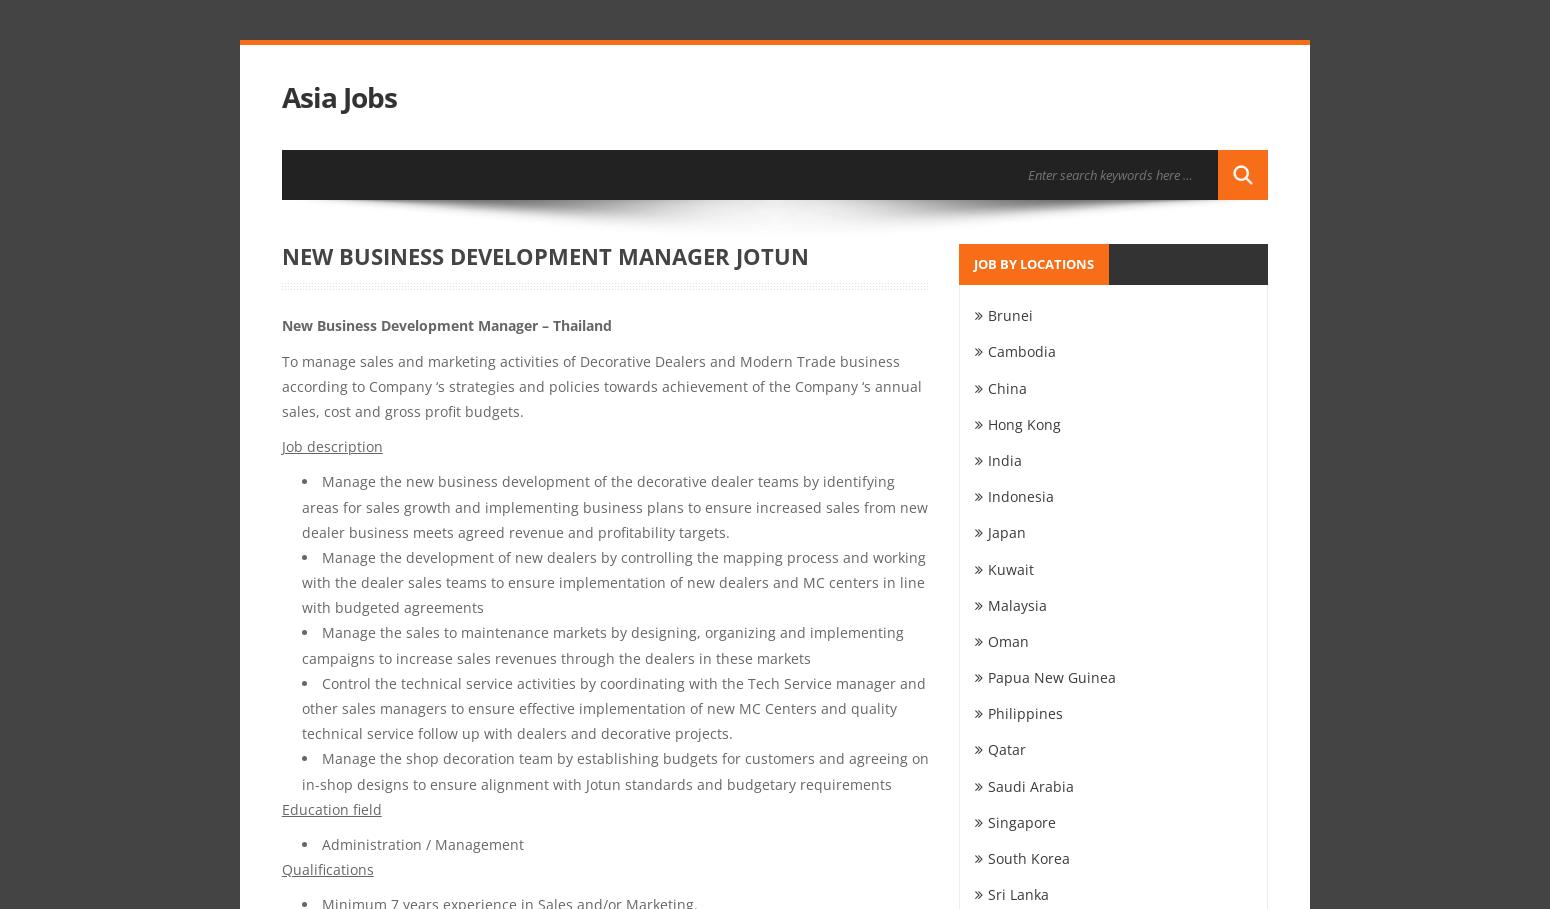 The width and height of the screenshot is (1550, 909). I want to click on 'Manage the sales to maintenance markets by designing, organizing and implementing campaigns to increase sales revenues through the dealers in these markets', so click(602, 644).